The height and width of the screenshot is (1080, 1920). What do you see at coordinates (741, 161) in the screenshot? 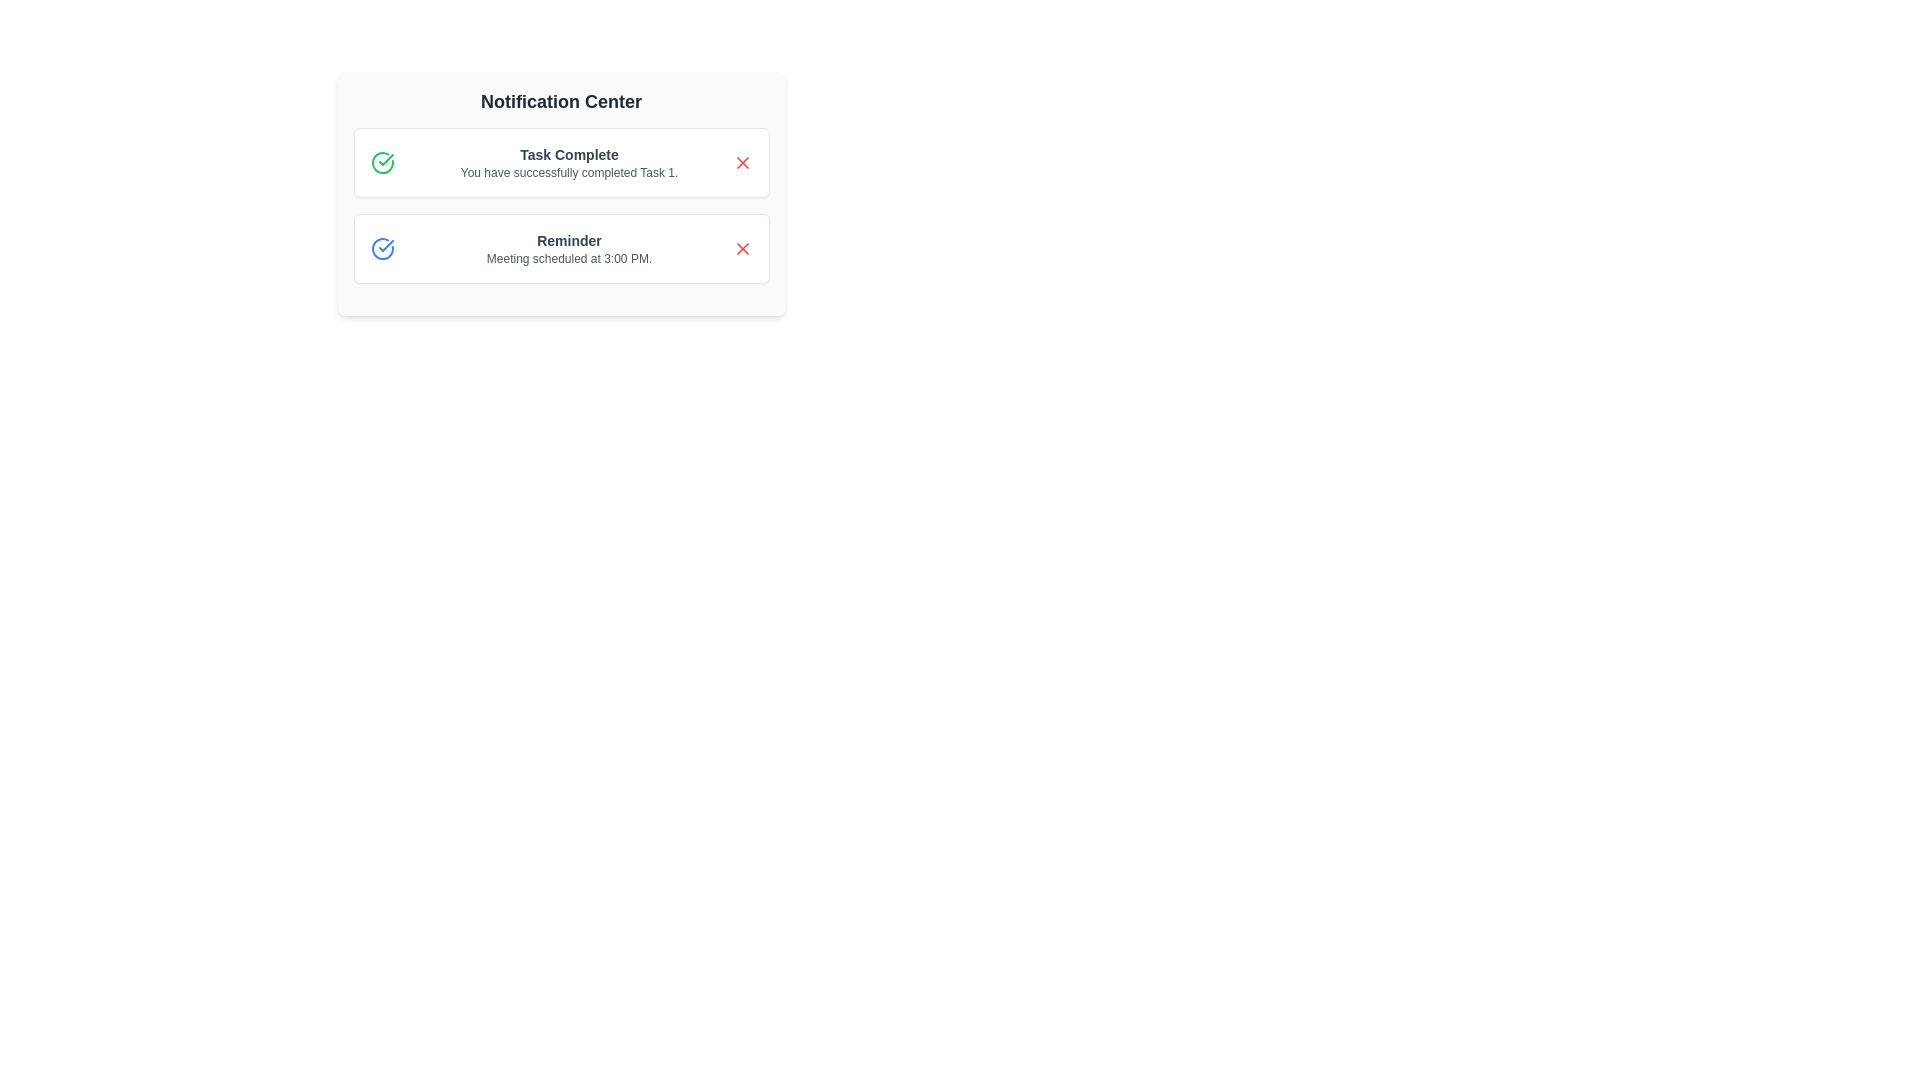
I see `the close or dismiss button located in the upper-right corner of the first notification card` at bounding box center [741, 161].